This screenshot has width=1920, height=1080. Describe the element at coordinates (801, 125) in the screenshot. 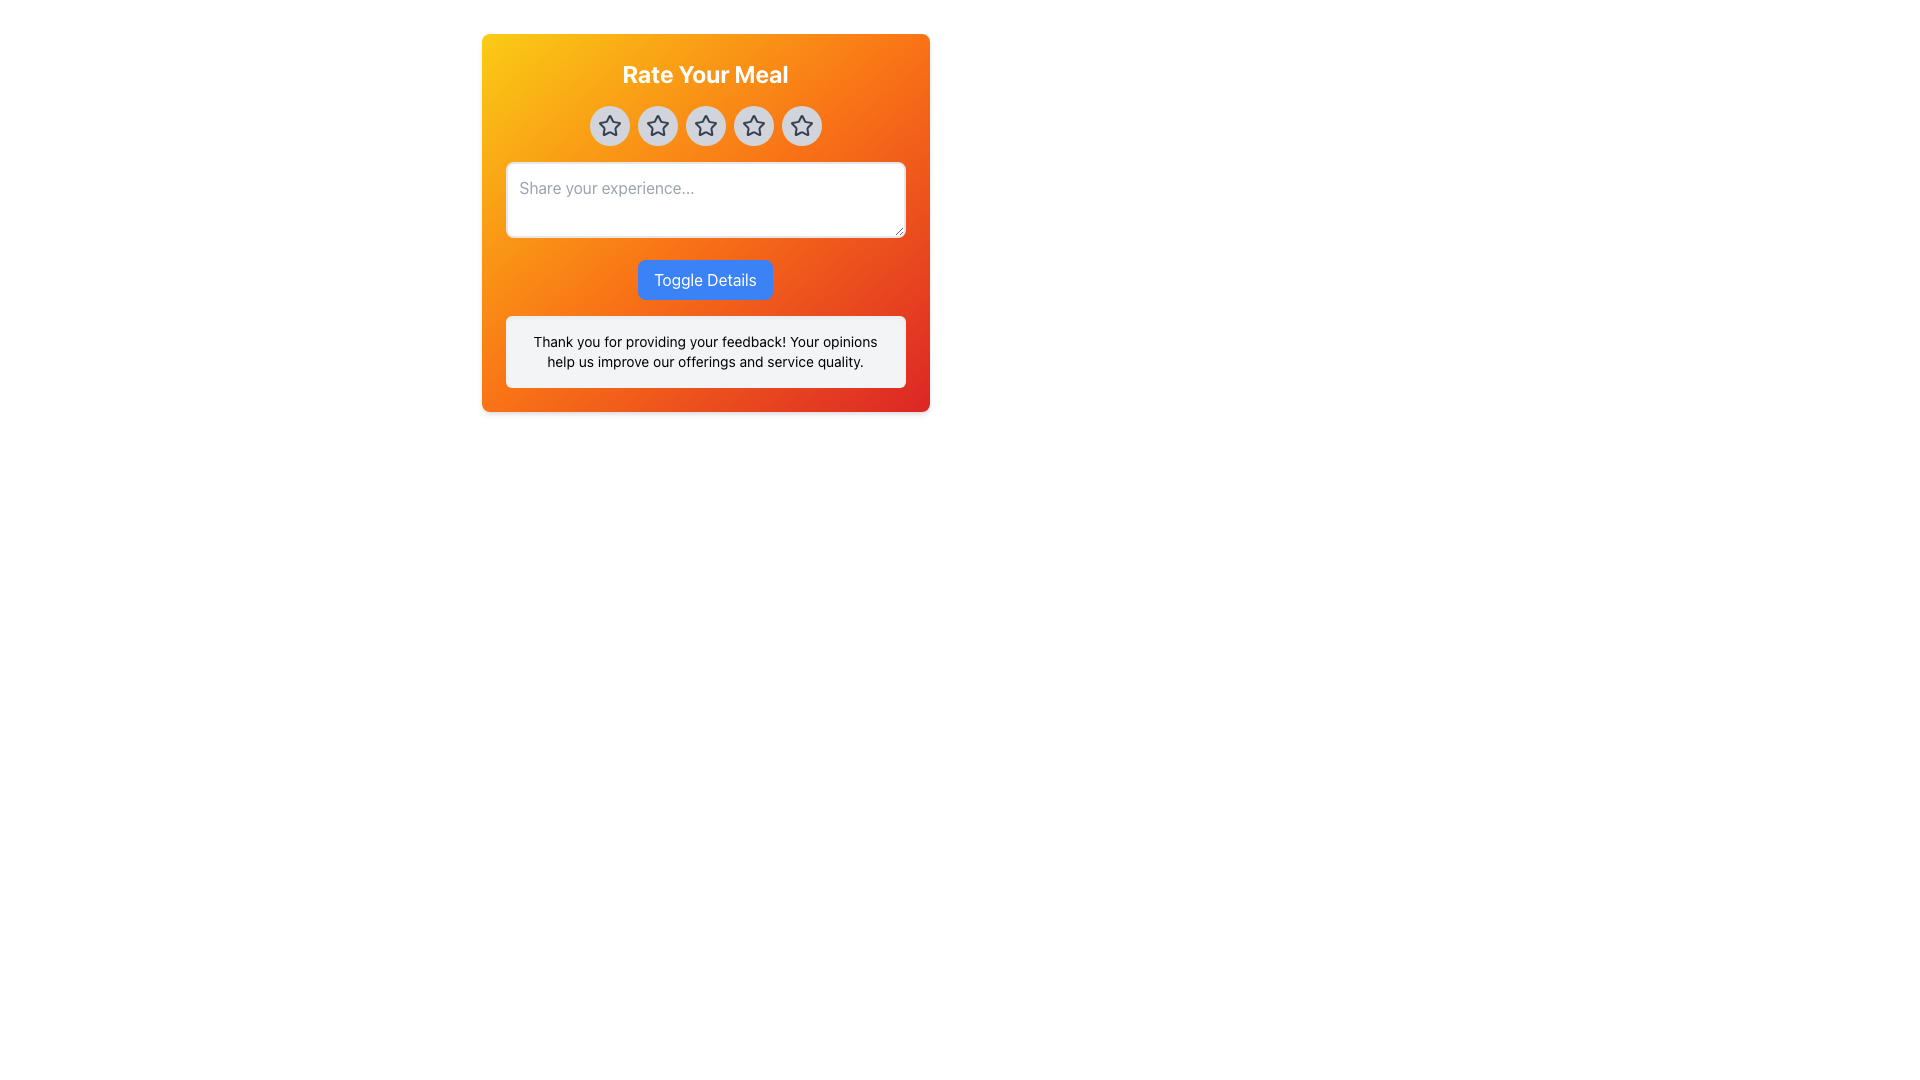

I see `the fifth star icon in the rating system under 'Rate Your Meal'` at that location.